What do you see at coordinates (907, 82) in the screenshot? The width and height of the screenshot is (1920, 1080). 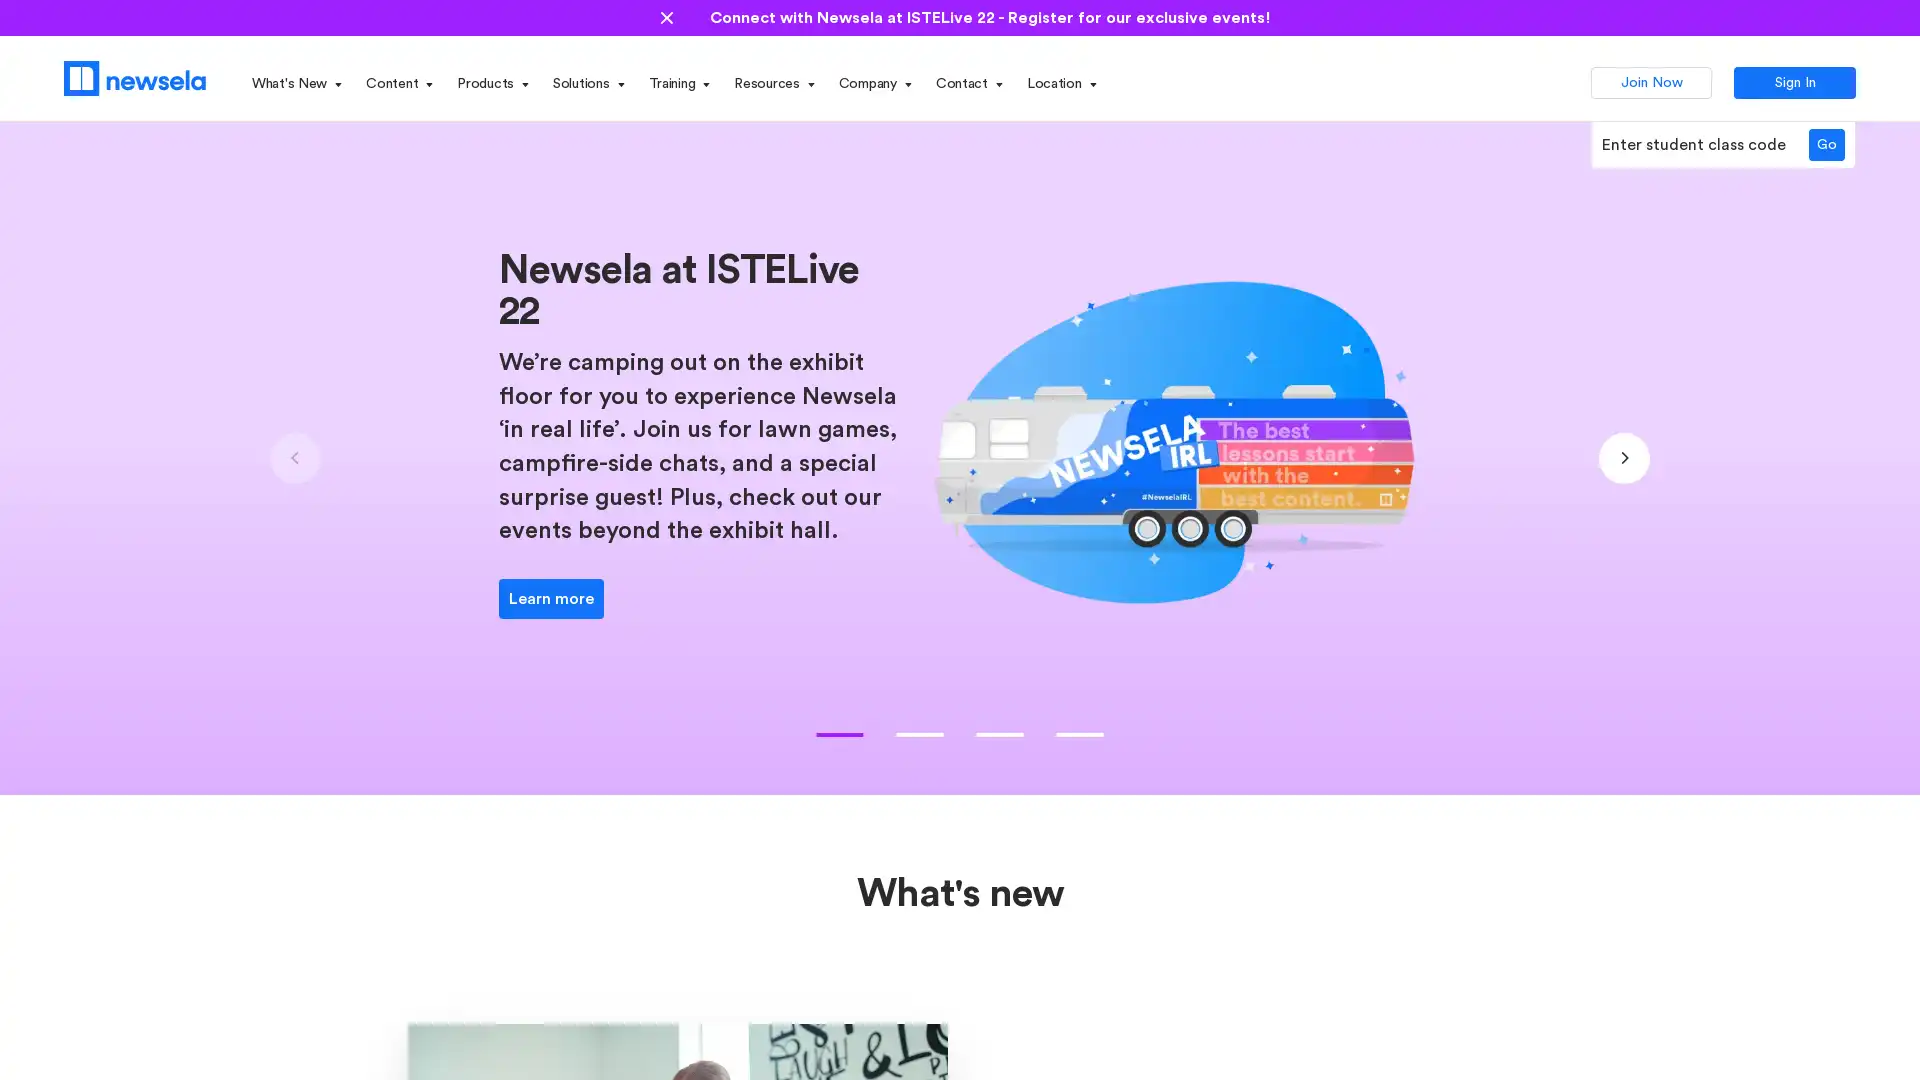 I see `Open Company dropdown` at bounding box center [907, 82].